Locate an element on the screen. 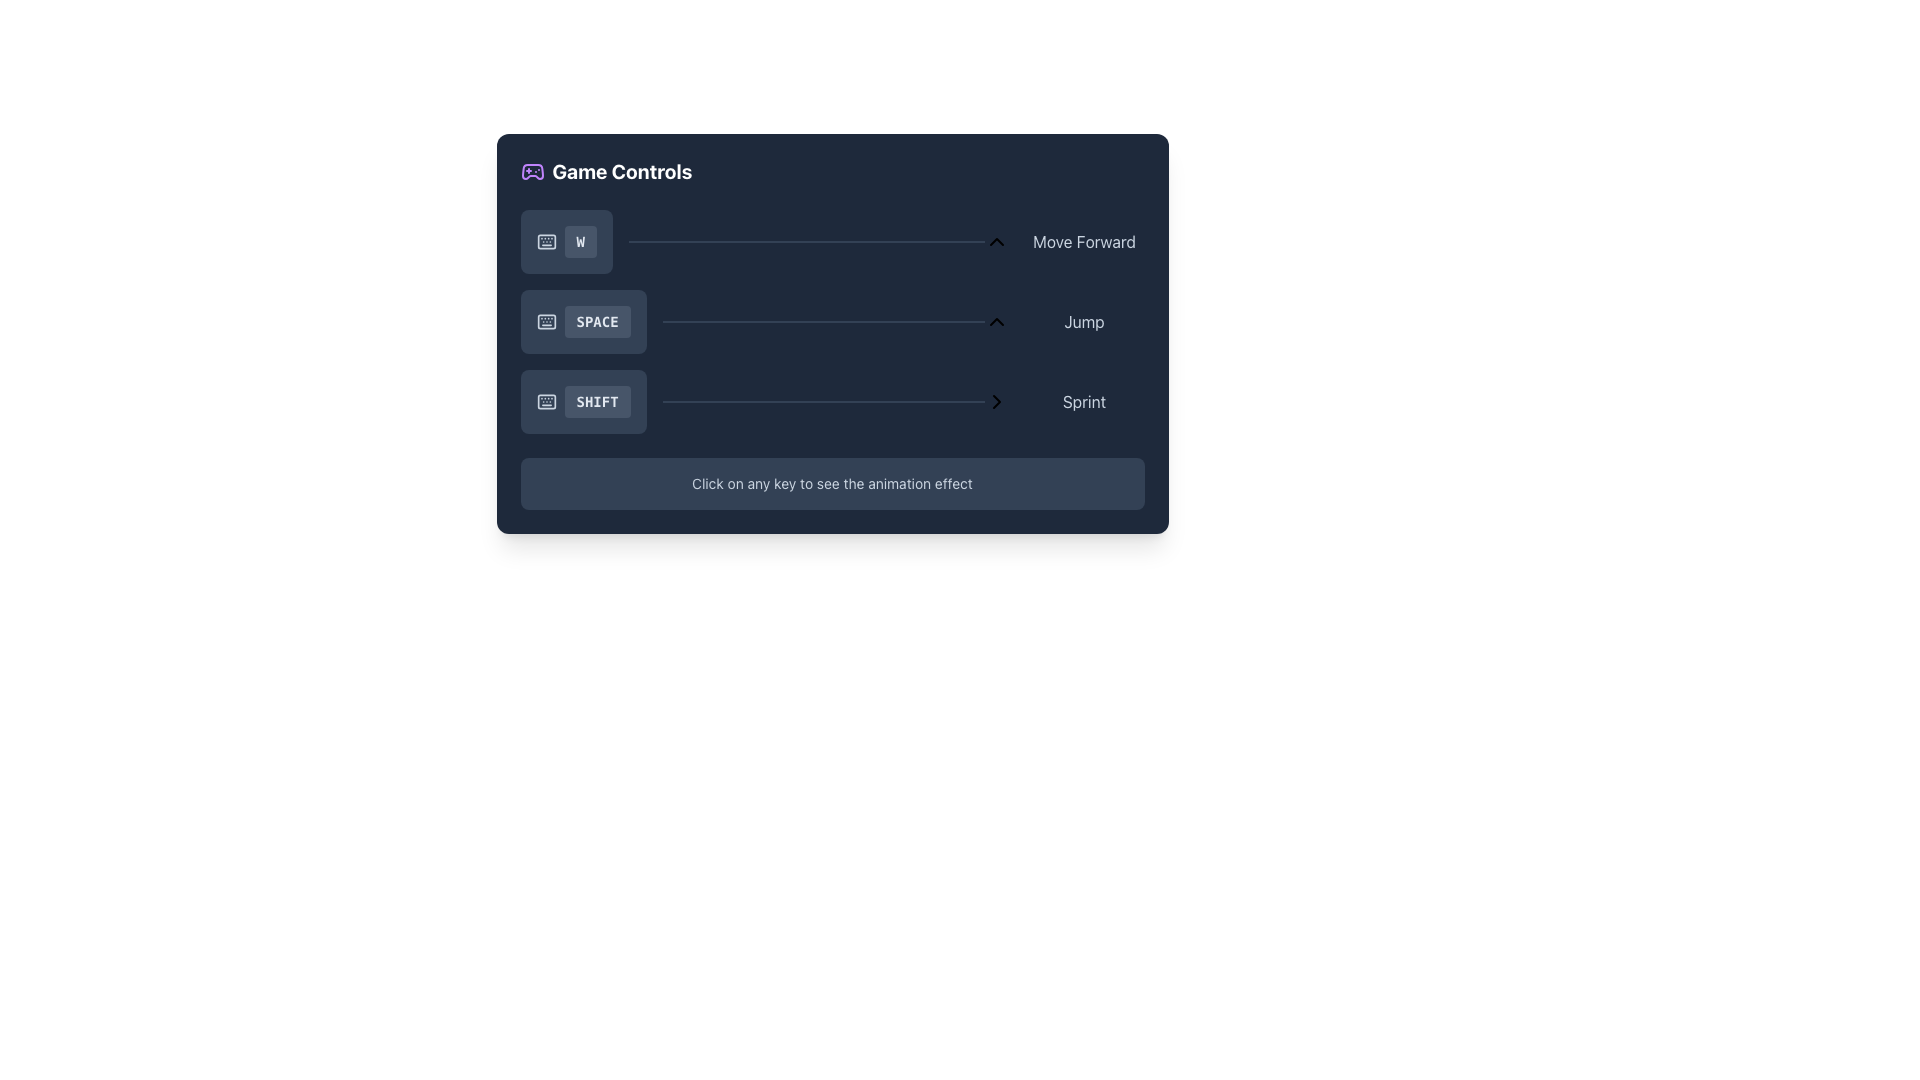 The height and width of the screenshot is (1080, 1920). the progress bar associated with the 'Move Forward' control in the 'Game Controls' panel is located at coordinates (818, 241).